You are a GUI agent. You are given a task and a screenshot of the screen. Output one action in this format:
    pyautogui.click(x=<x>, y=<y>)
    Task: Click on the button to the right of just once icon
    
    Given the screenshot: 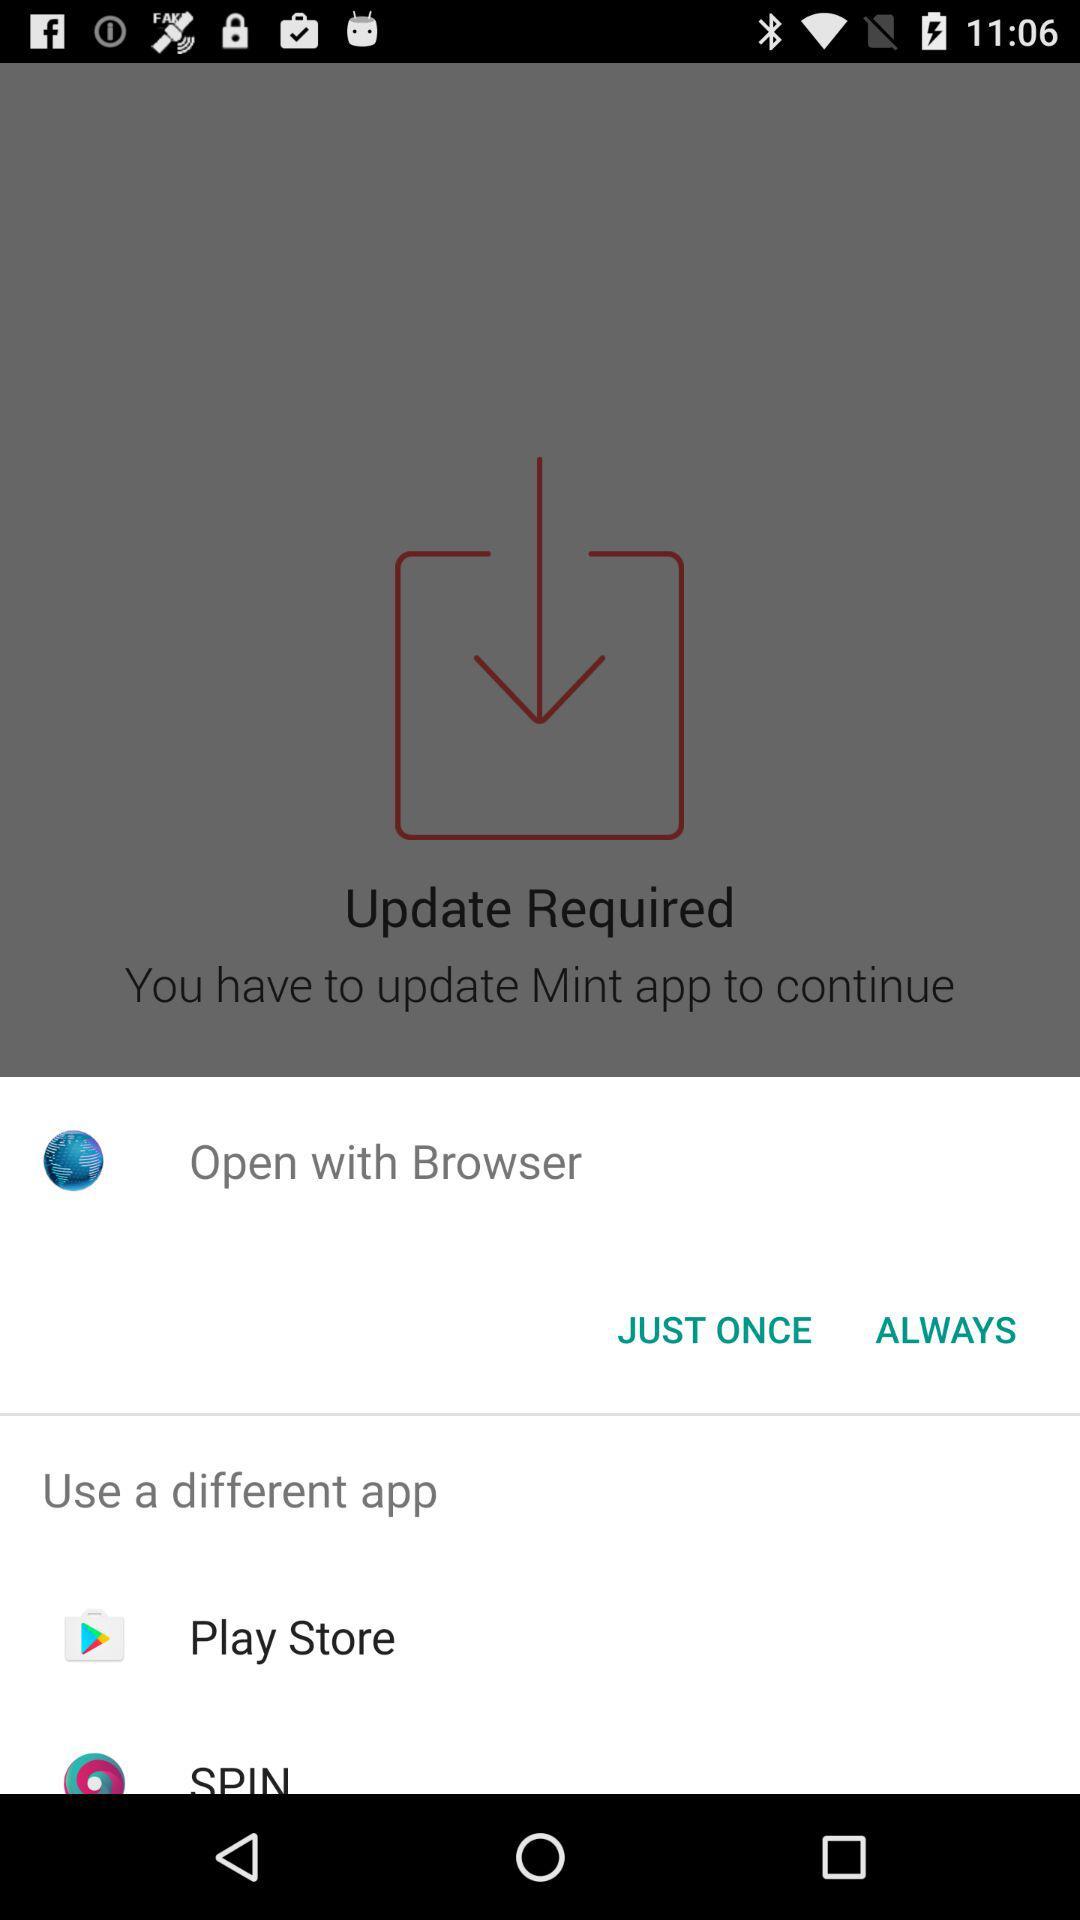 What is the action you would take?
    pyautogui.click(x=945, y=1329)
    